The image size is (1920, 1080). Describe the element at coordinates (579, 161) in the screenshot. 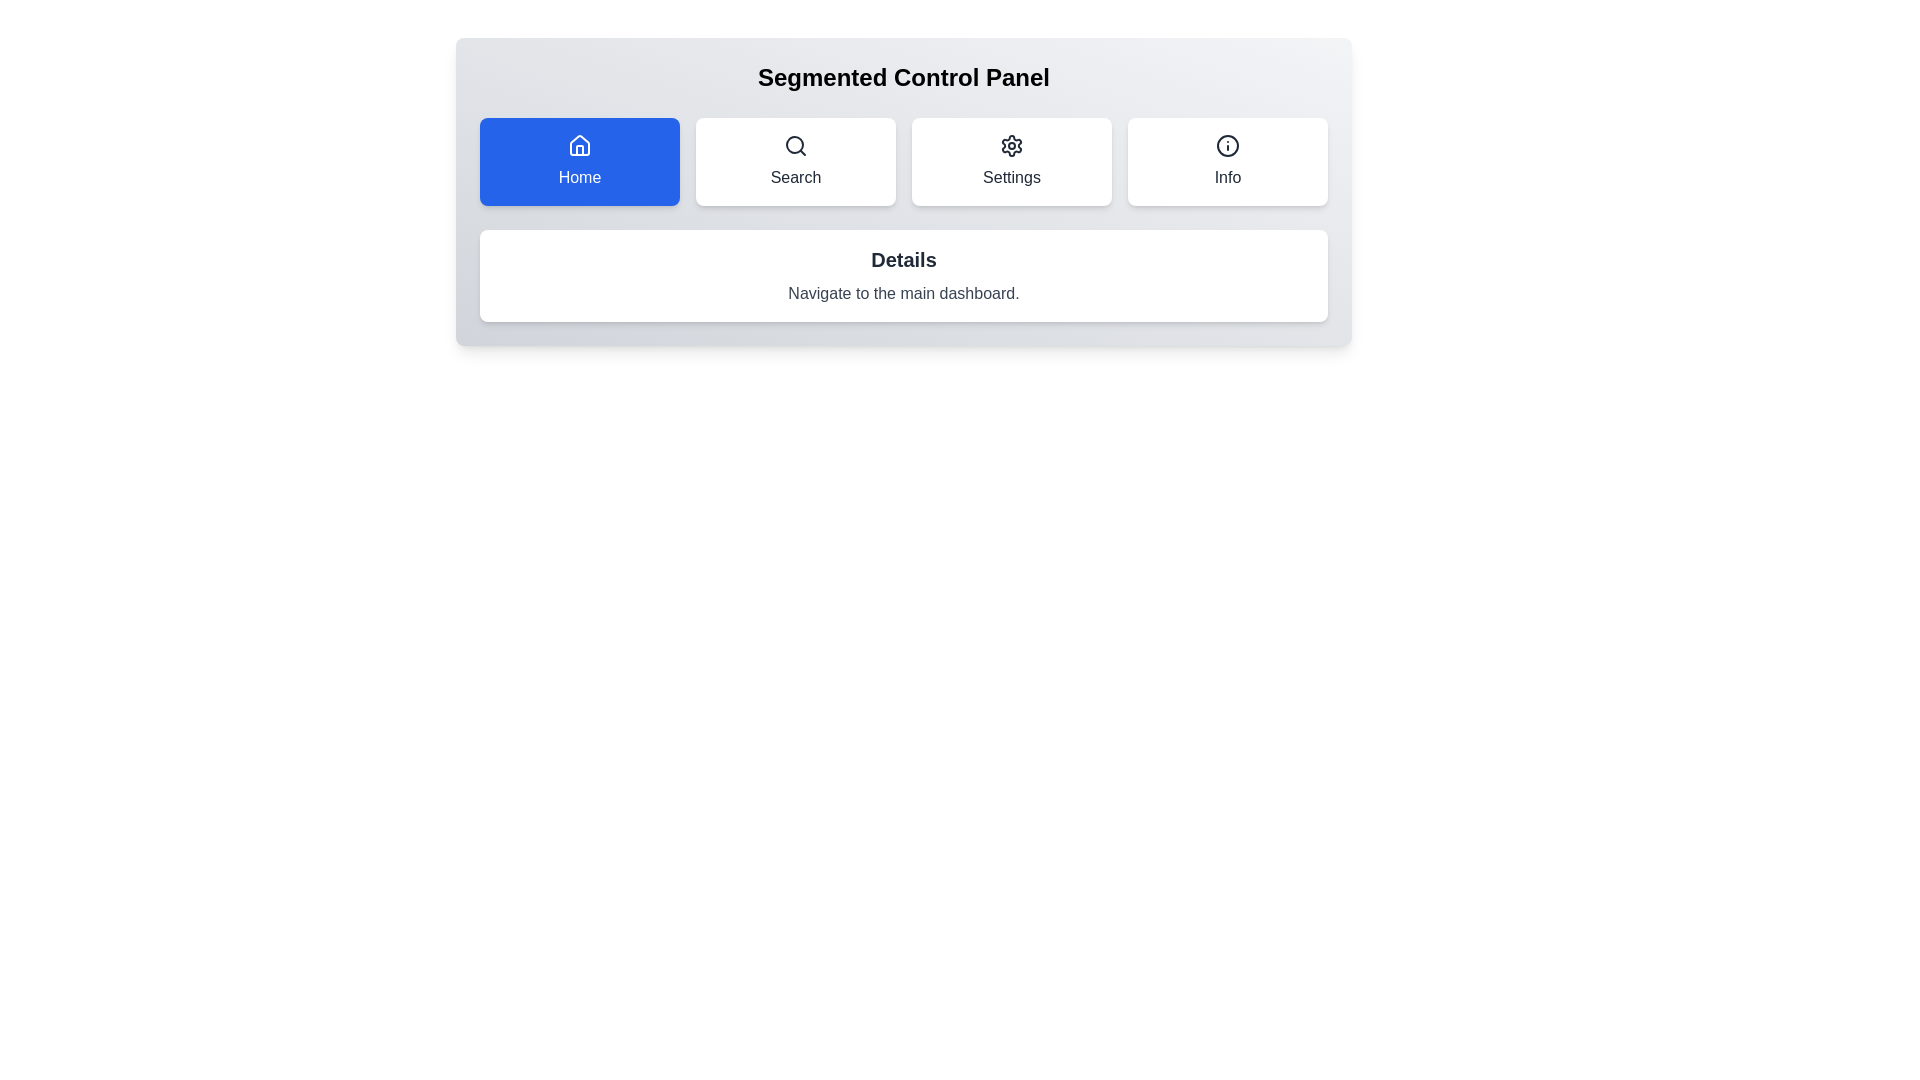

I see `the 'Home' button` at that location.